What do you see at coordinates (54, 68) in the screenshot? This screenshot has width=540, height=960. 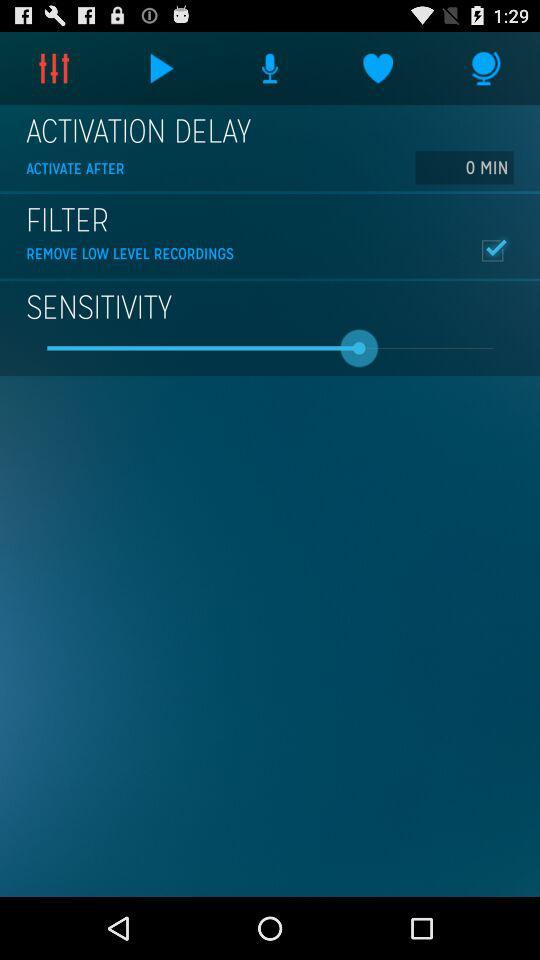 I see `item above the activation delay icon` at bounding box center [54, 68].